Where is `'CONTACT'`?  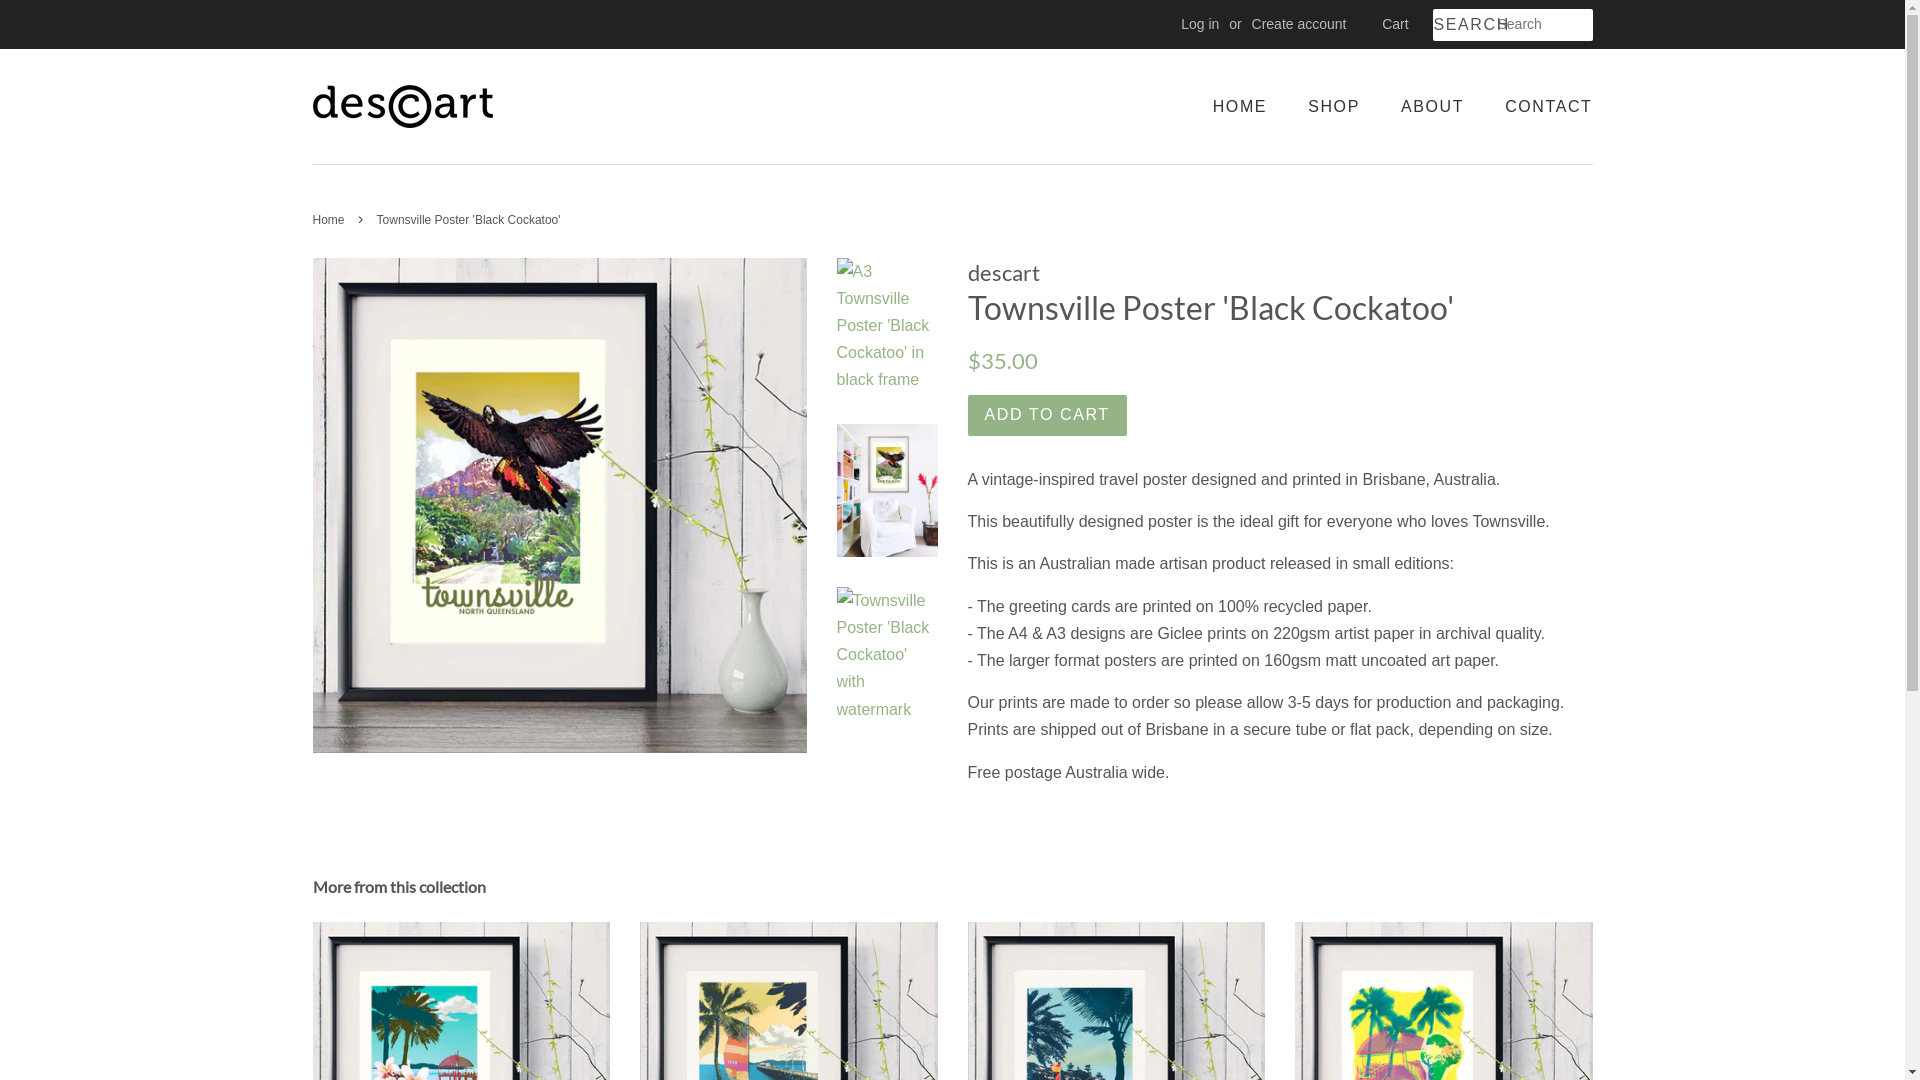
'CONTACT' is located at coordinates (1489, 106).